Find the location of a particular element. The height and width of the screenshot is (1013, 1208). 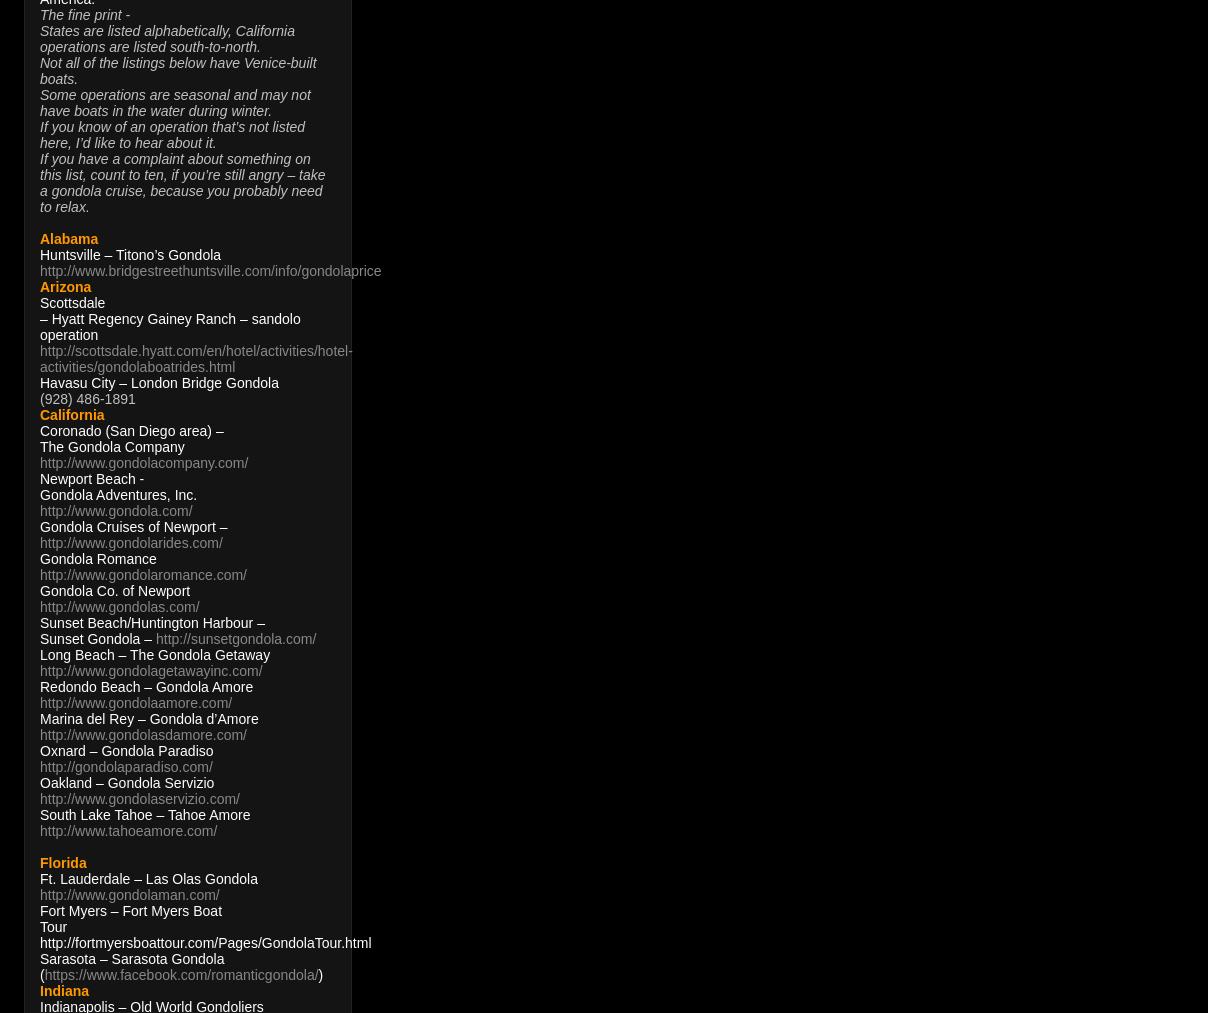

'The Gondola Company' is located at coordinates (110, 446).